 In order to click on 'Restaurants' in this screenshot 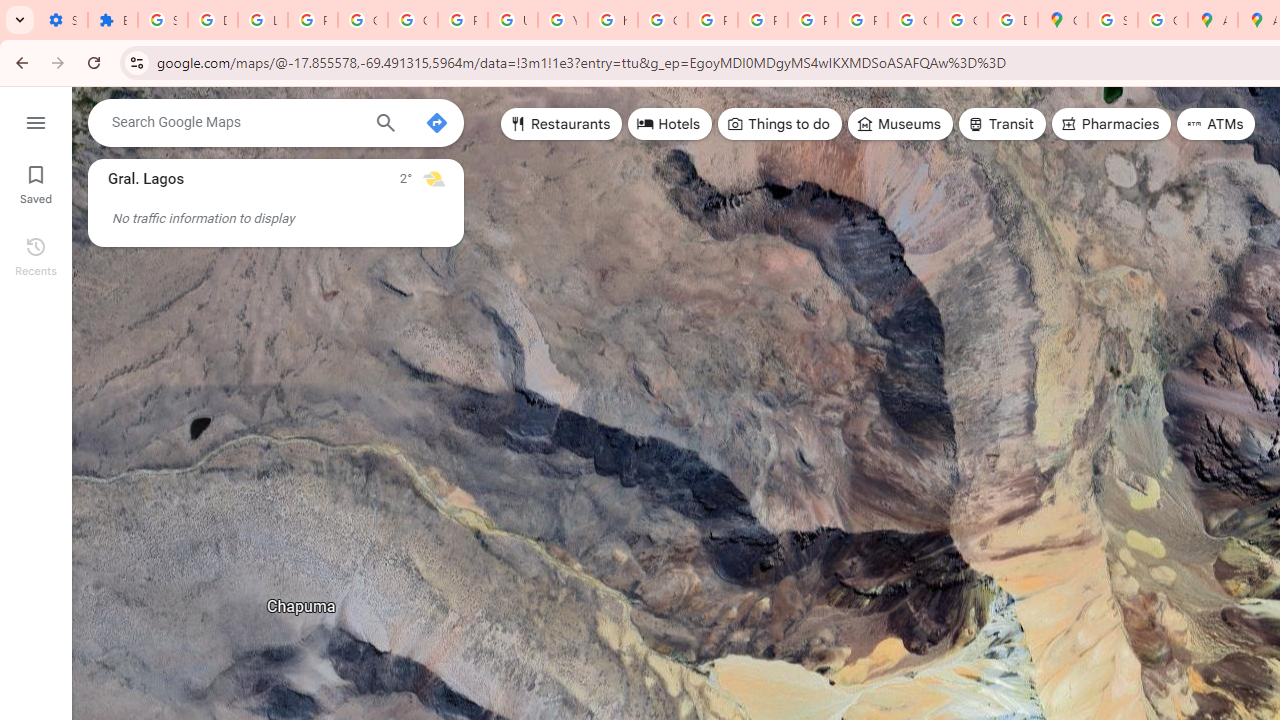, I will do `click(560, 124)`.